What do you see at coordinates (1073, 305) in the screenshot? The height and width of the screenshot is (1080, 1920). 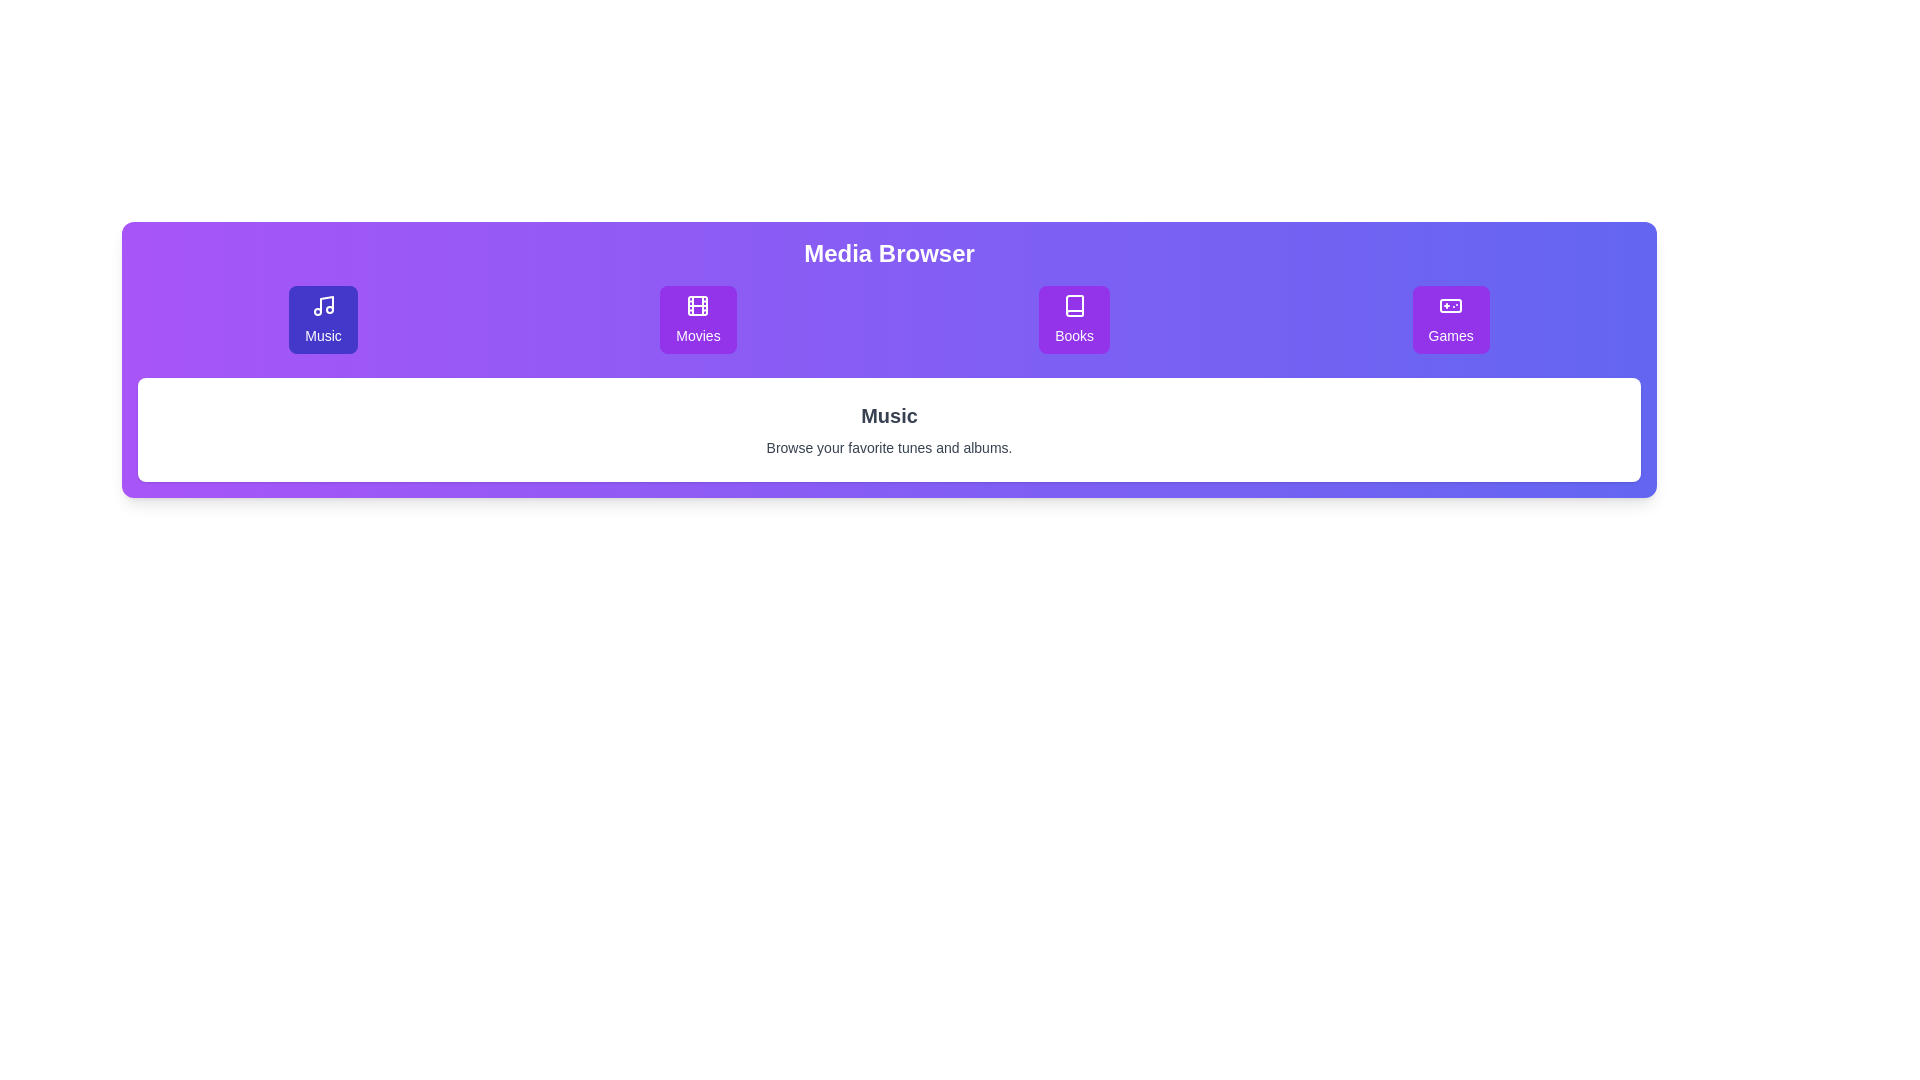 I see `the graphical icon resembling a book with a purple background in the top menu bar labeled 'Books'` at bounding box center [1073, 305].